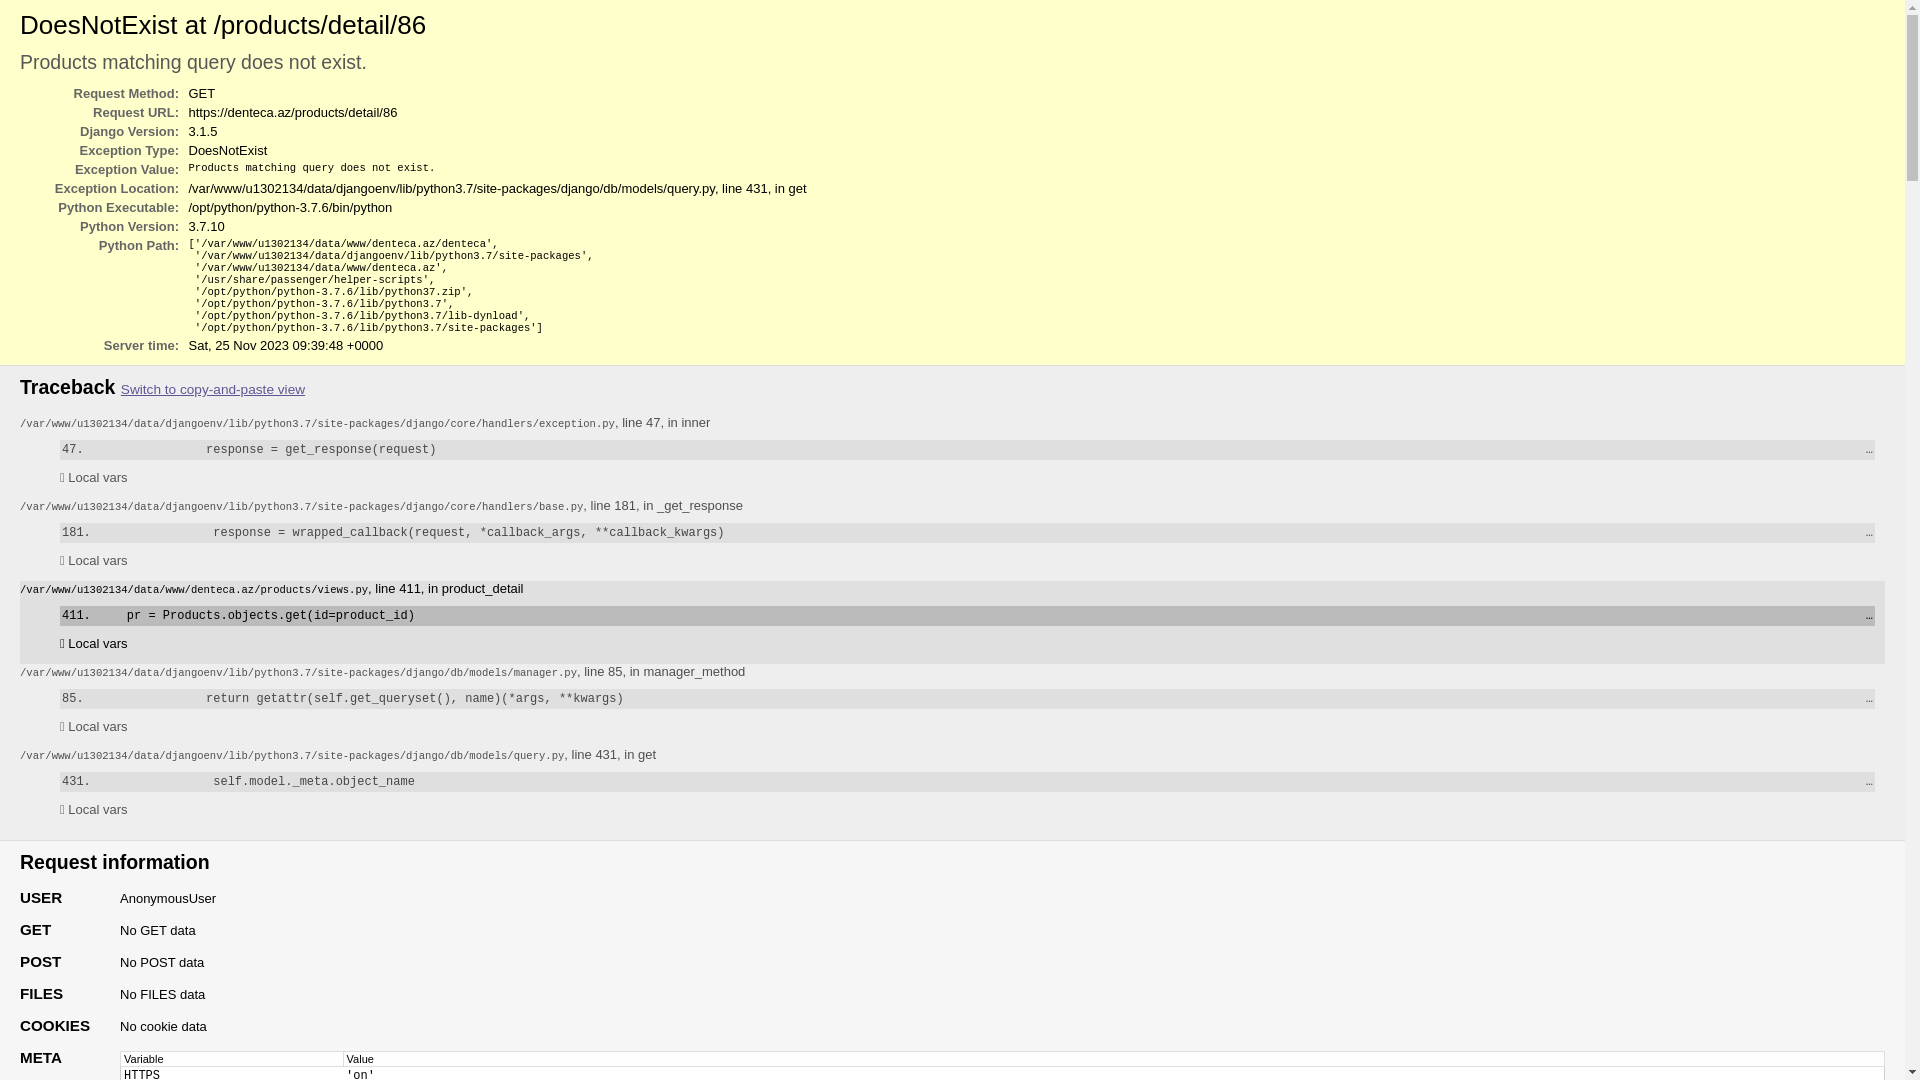 The height and width of the screenshot is (1080, 1920). I want to click on 'Switch to copy-and-paste view', so click(212, 389).